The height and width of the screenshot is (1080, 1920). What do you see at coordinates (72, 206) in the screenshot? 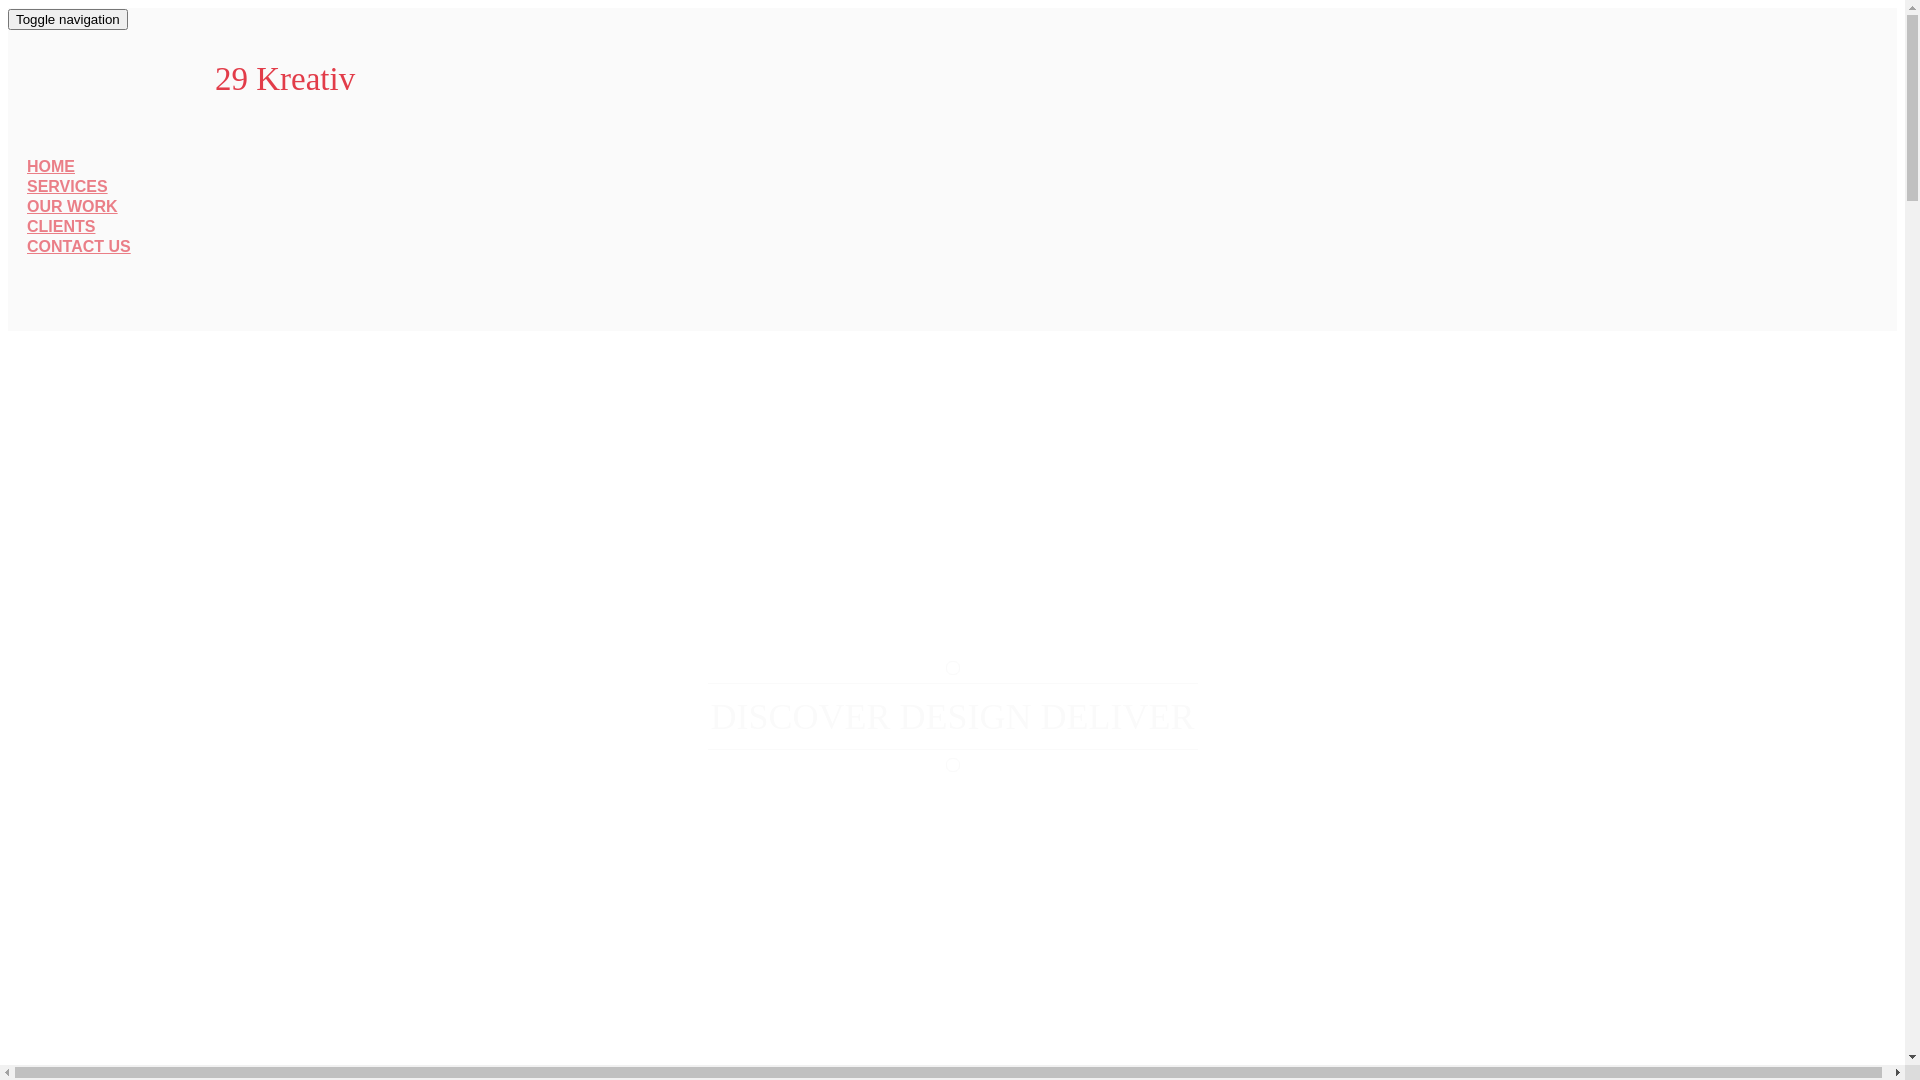
I see `'OUR WORK'` at bounding box center [72, 206].